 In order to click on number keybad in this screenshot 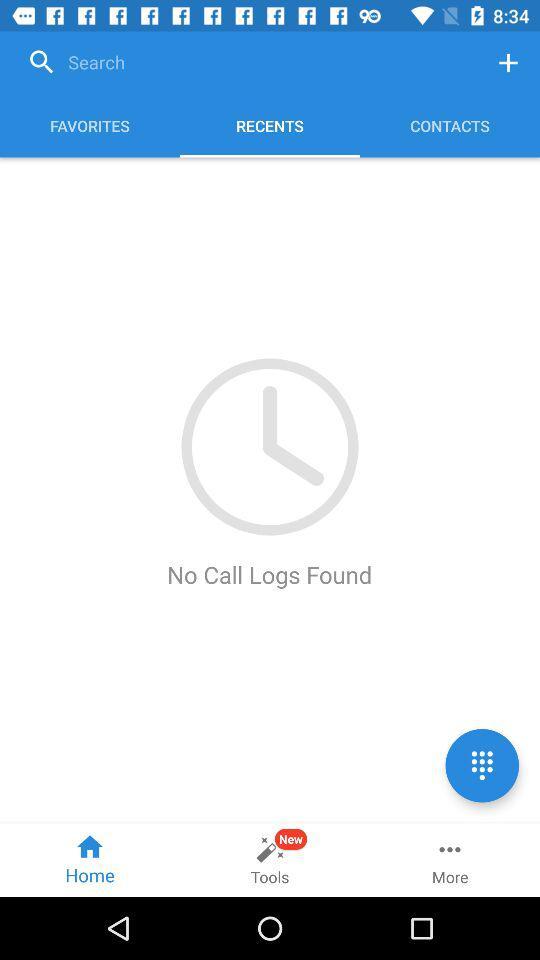, I will do `click(481, 764)`.